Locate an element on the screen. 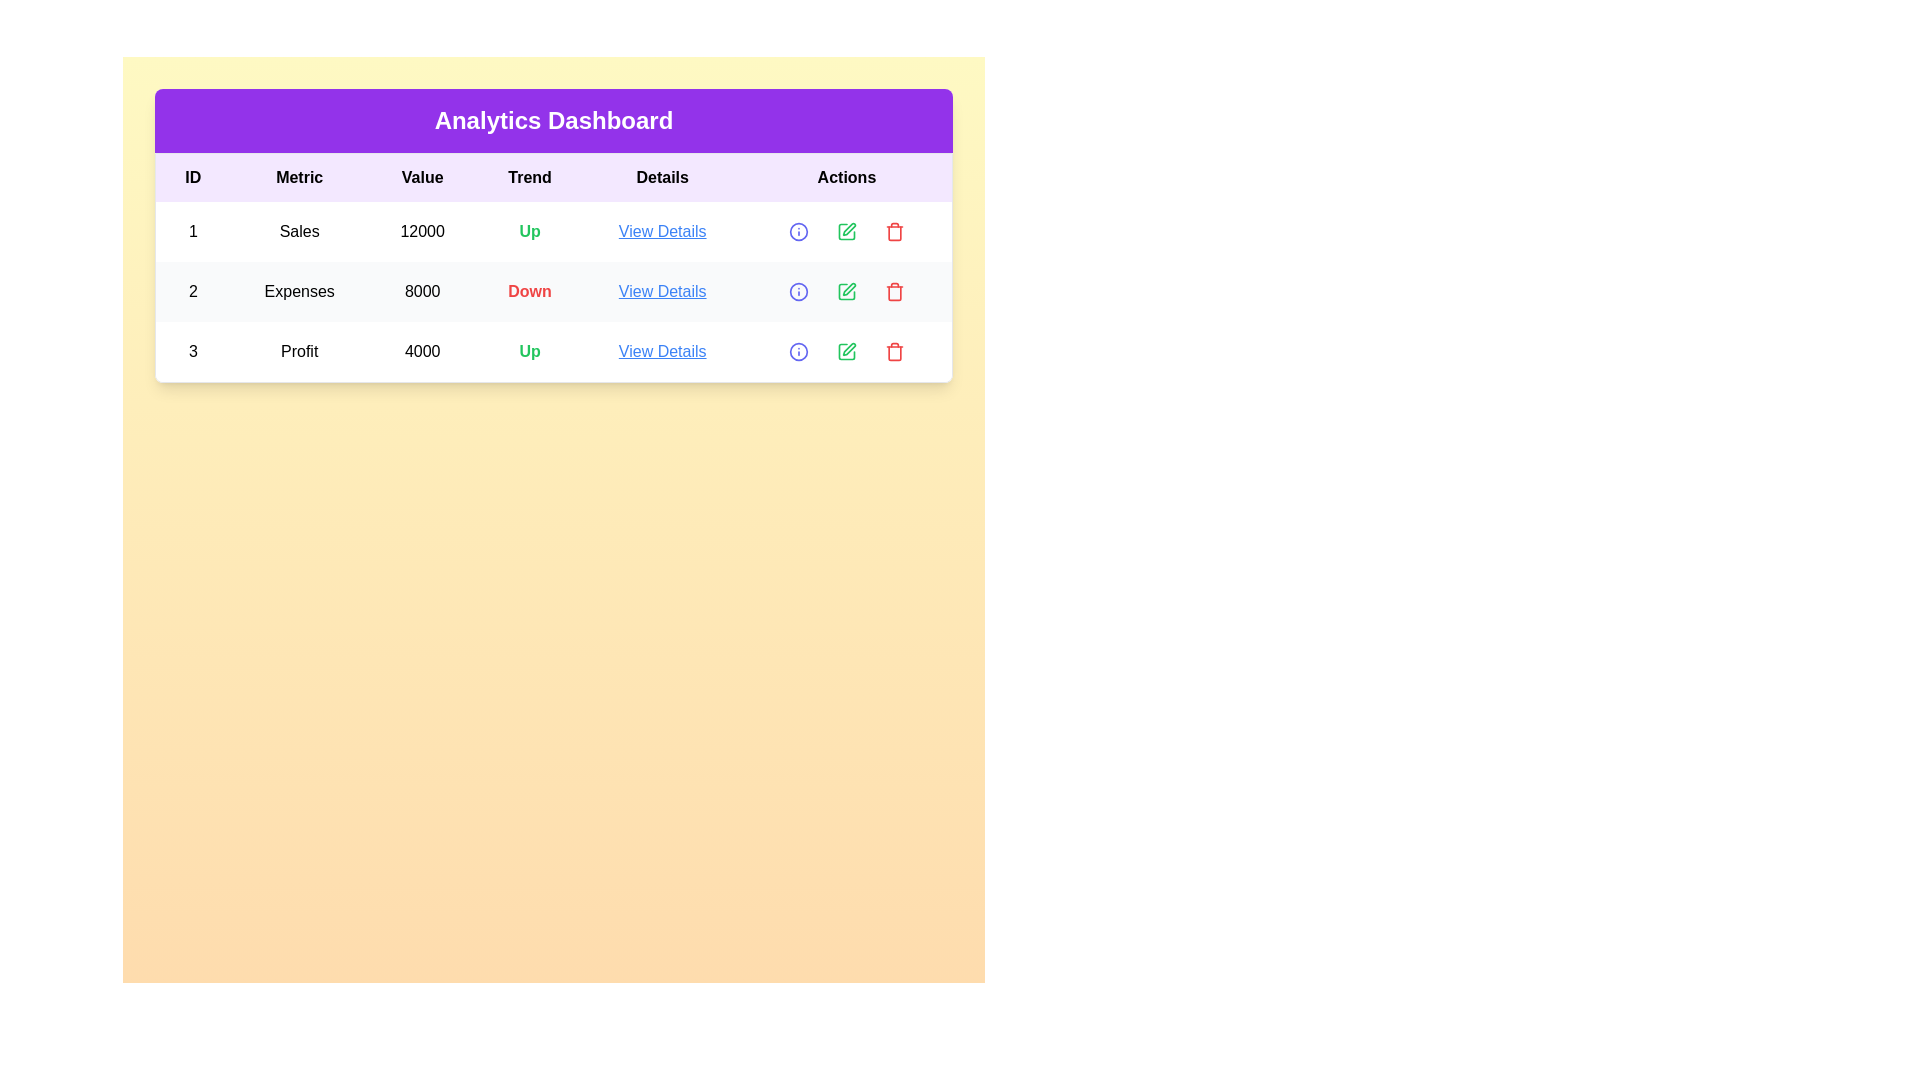 This screenshot has width=1920, height=1080. the green pen icon button with a rounded border located in the 'Actions' column of the third row for the 'Profit' metric is located at coordinates (846, 350).